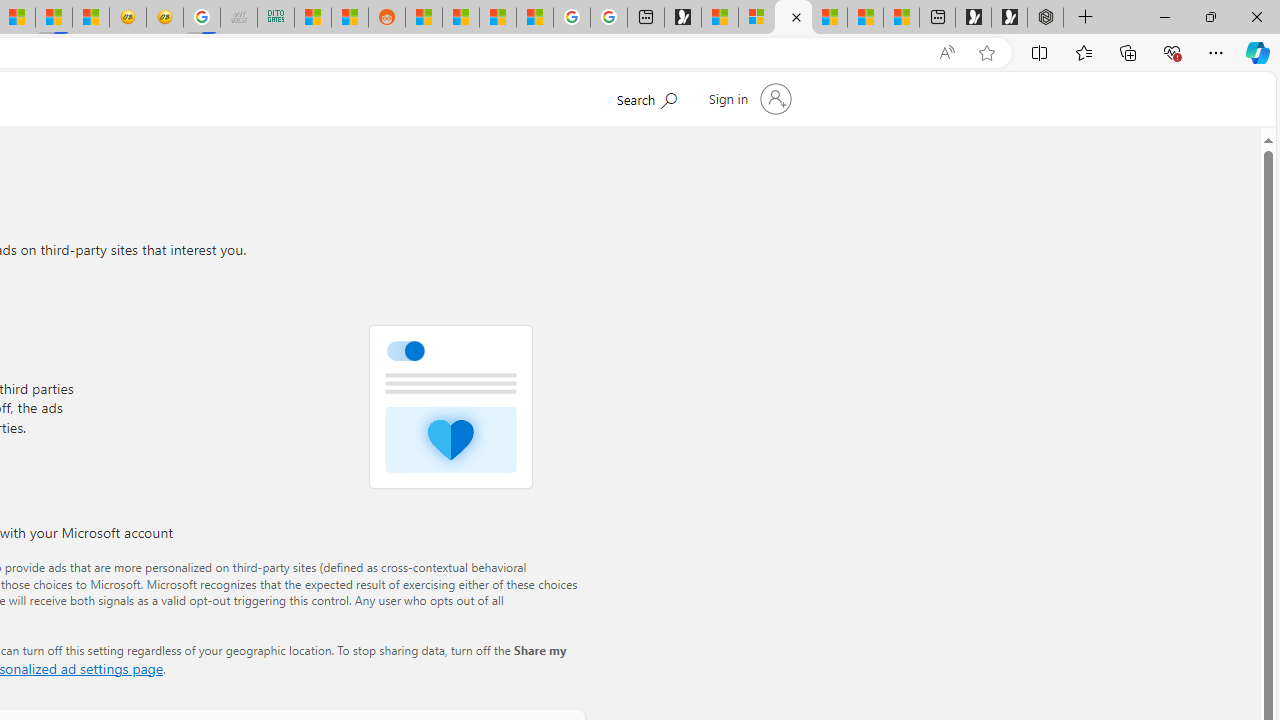  I want to click on 'These 3 Stocks Pay You More Than 5% to Own Them', so click(900, 17).